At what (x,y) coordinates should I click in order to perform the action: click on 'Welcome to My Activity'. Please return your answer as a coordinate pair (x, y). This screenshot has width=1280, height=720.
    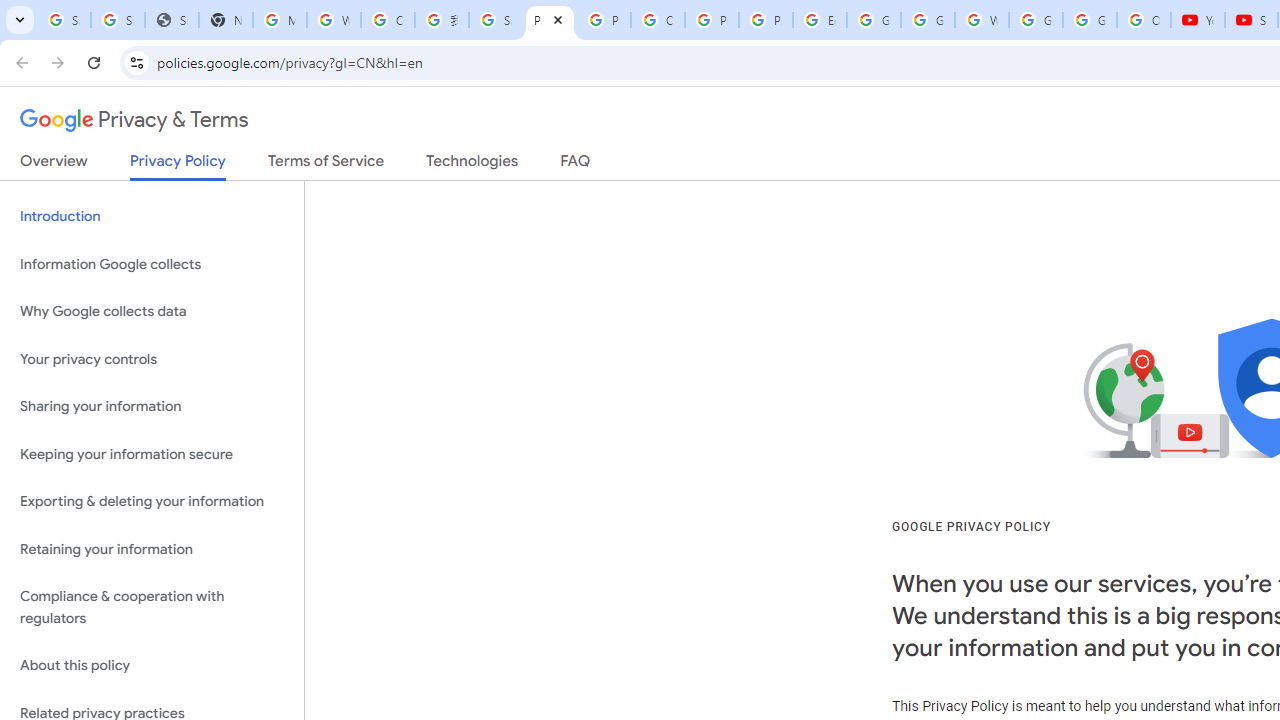
    Looking at the image, I should click on (981, 20).